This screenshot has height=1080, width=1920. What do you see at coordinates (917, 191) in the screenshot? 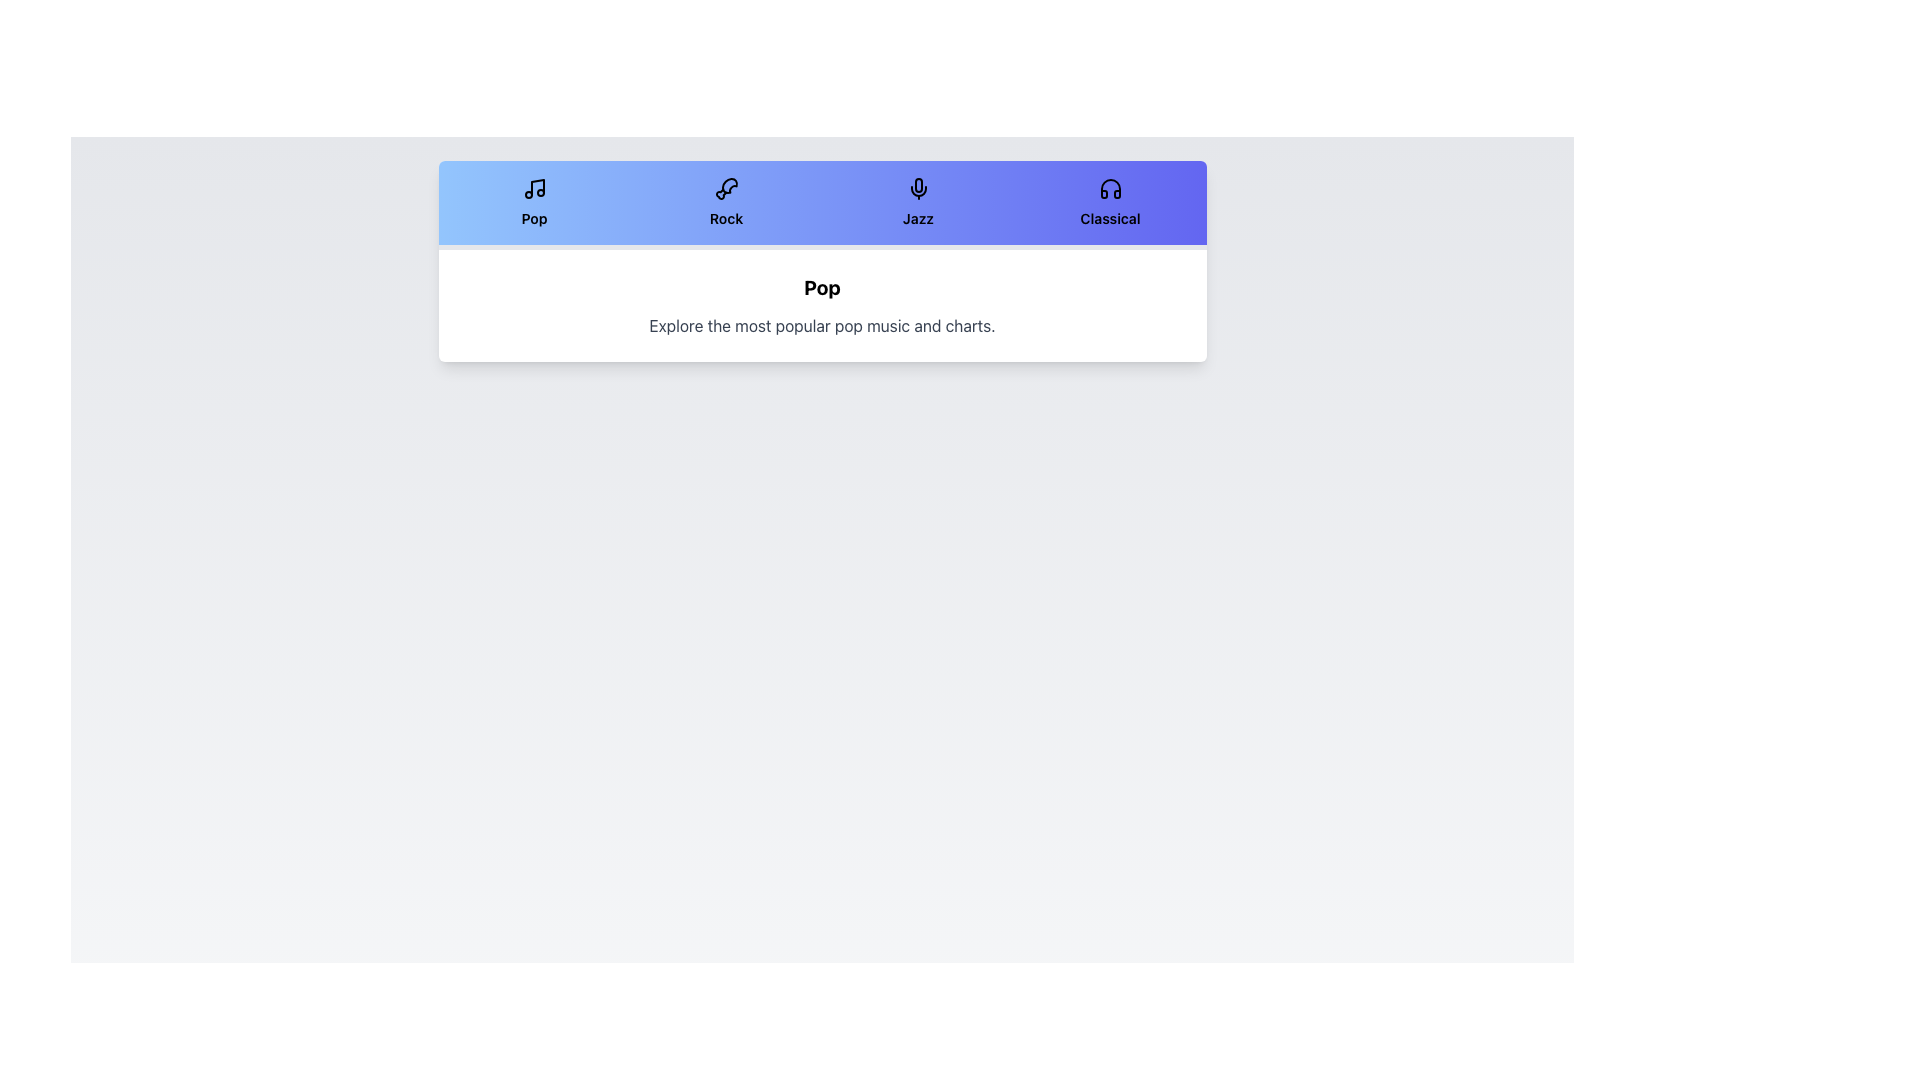
I see `the middle curve of the microphone icon within the 'Jazz' tab` at bounding box center [917, 191].